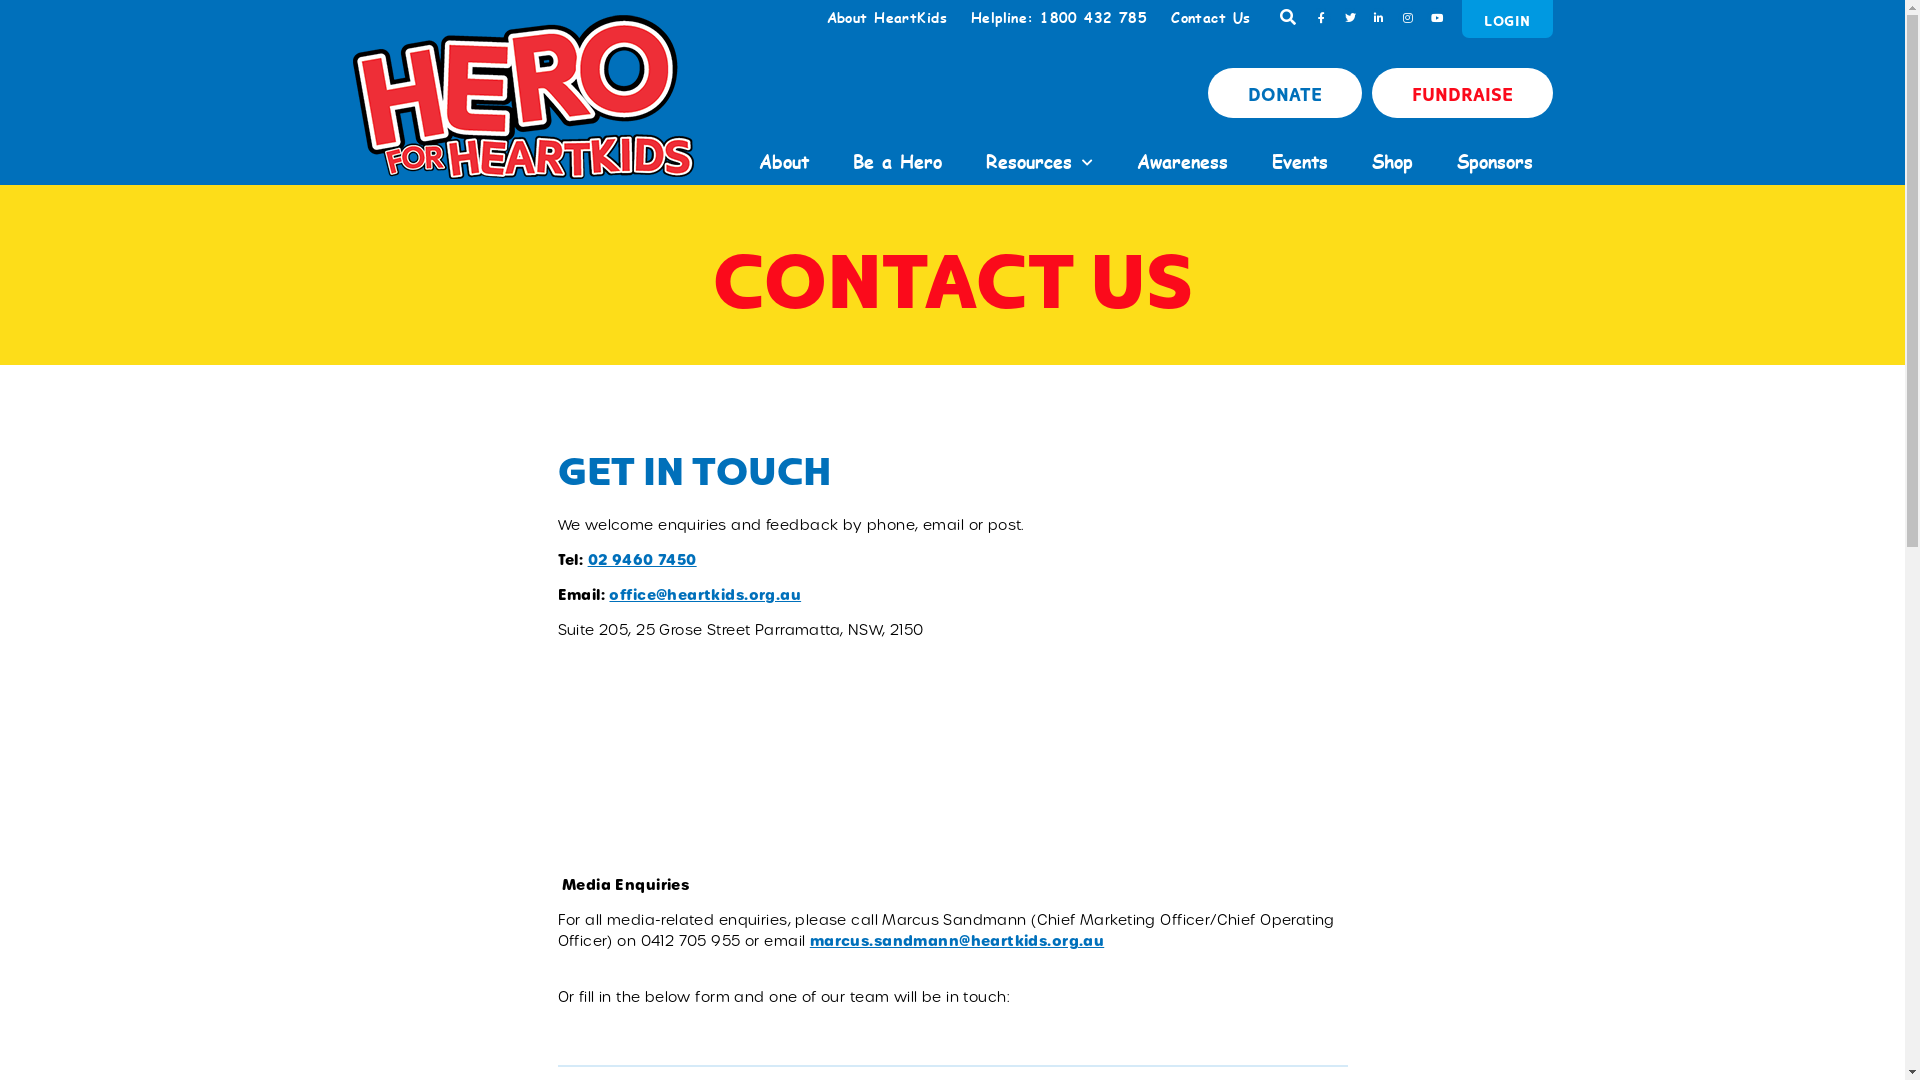 Image resolution: width=1920 pixels, height=1080 pixels. I want to click on 'DONATE', so click(1285, 92).